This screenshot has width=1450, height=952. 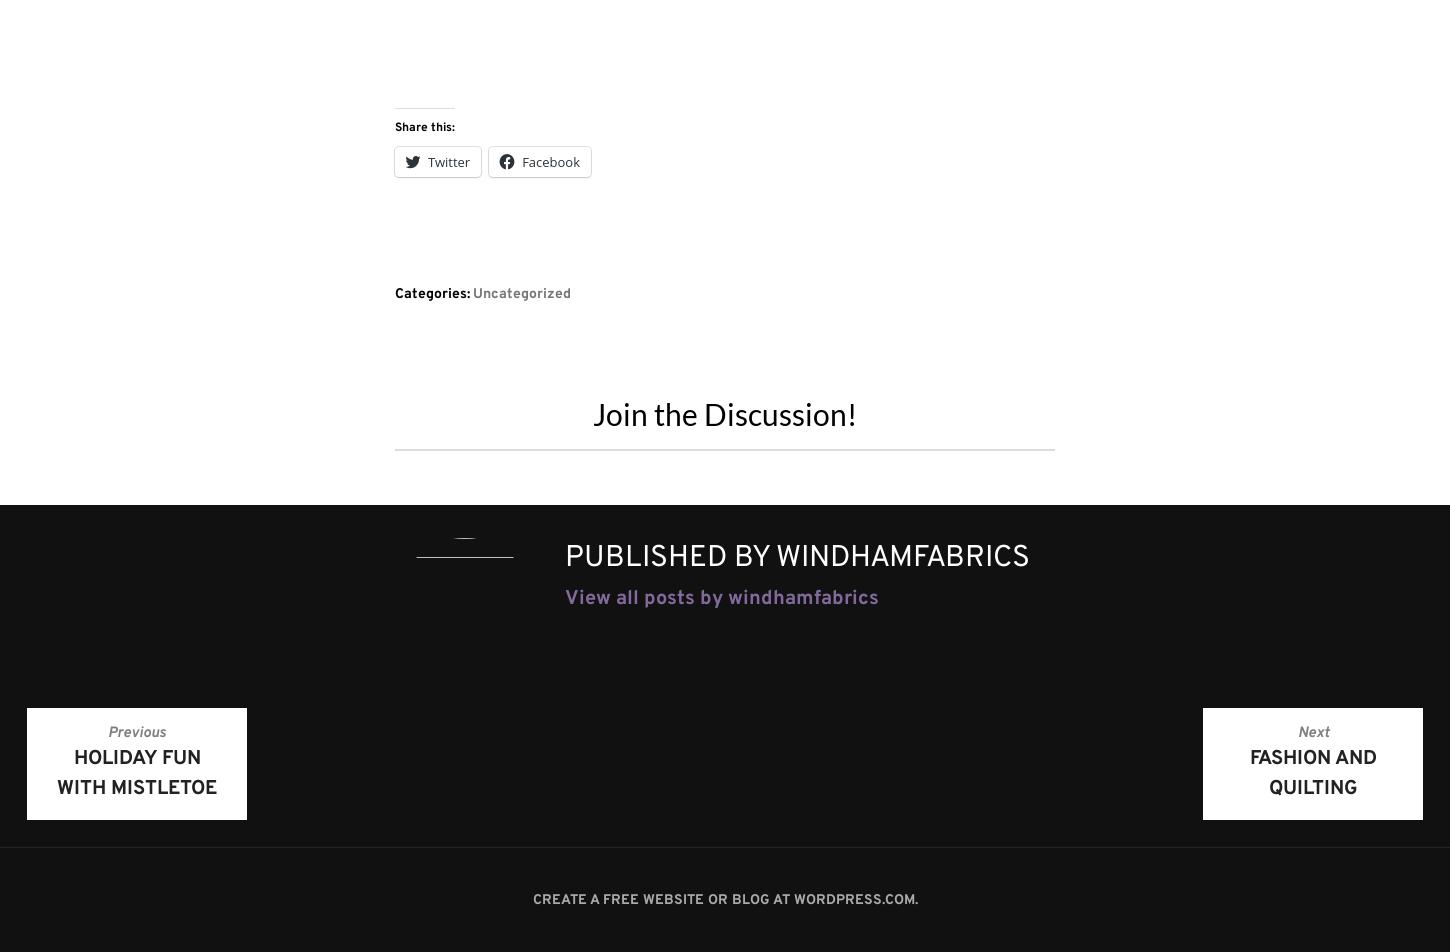 I want to click on 'Published by', so click(x=668, y=557).